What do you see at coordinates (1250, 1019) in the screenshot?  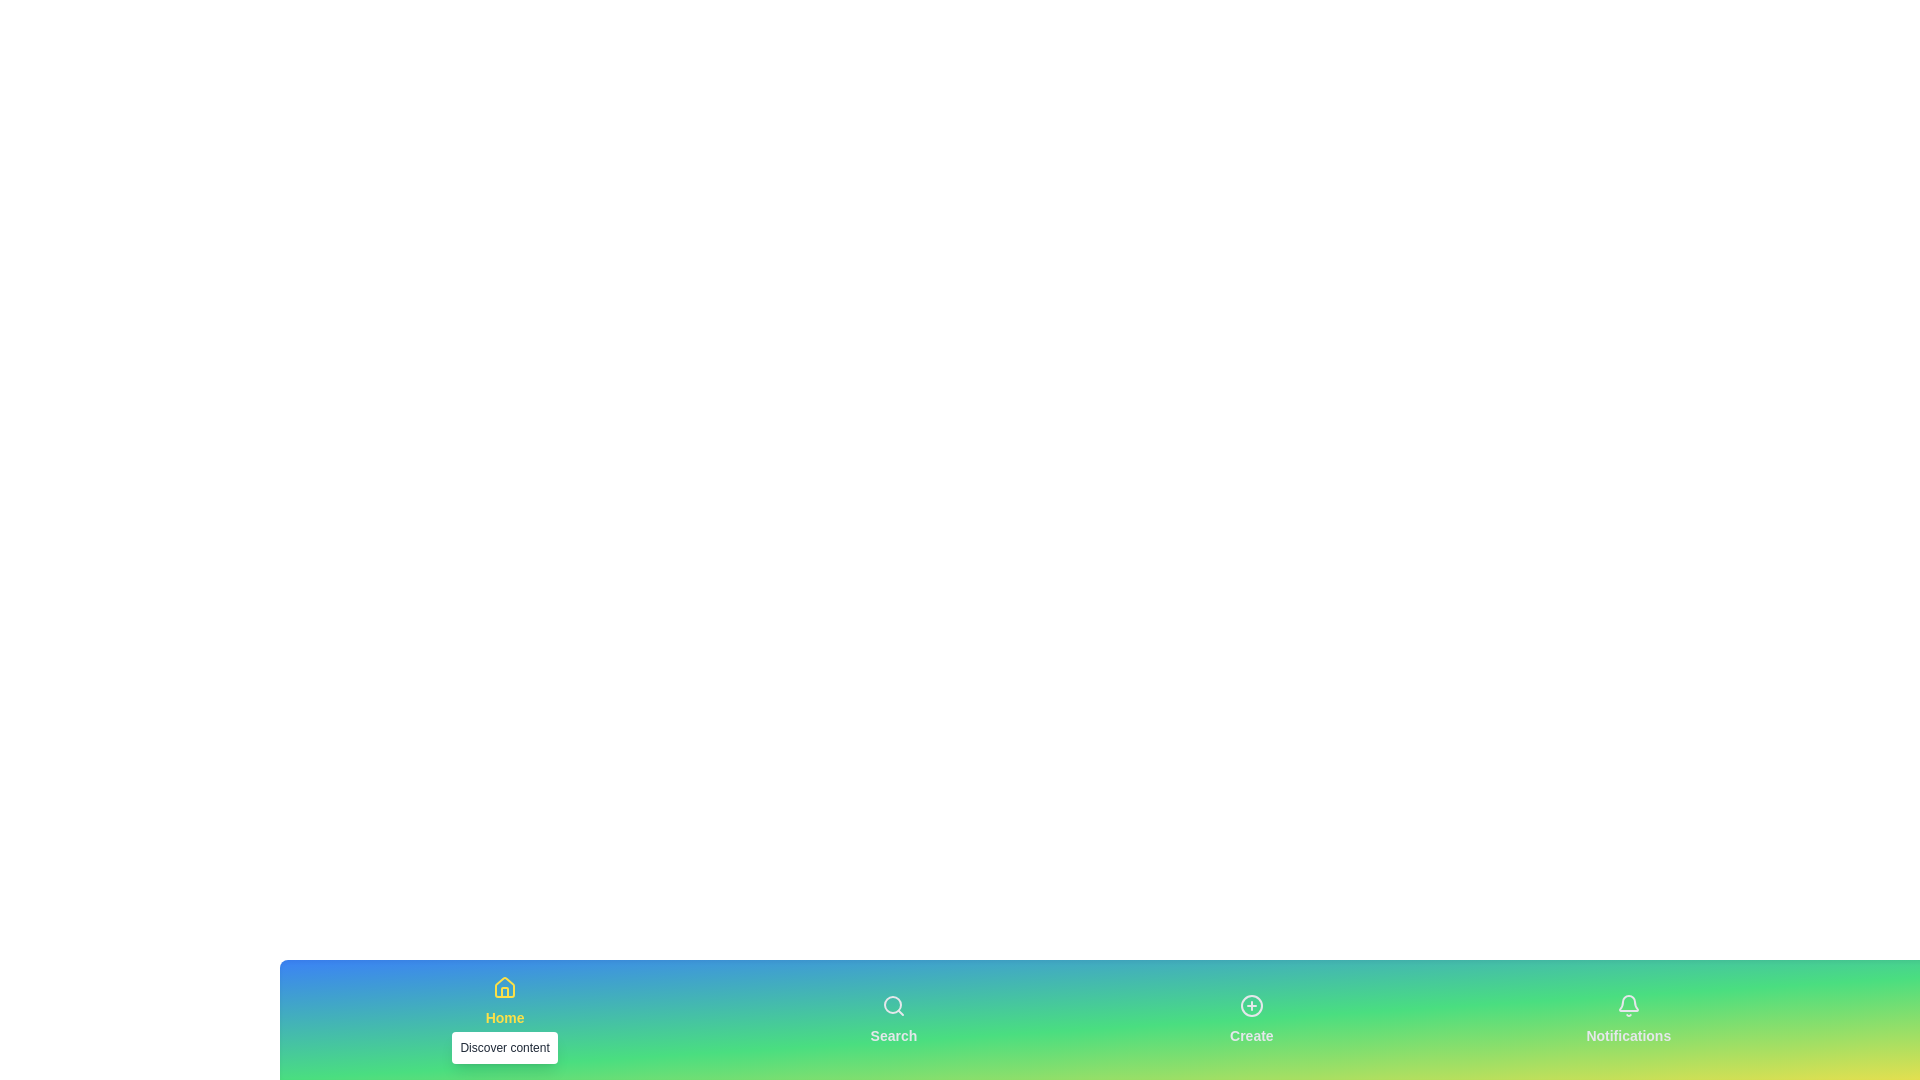 I see `the tab icon labeled 'Create' to observe the hover effect` at bounding box center [1250, 1019].